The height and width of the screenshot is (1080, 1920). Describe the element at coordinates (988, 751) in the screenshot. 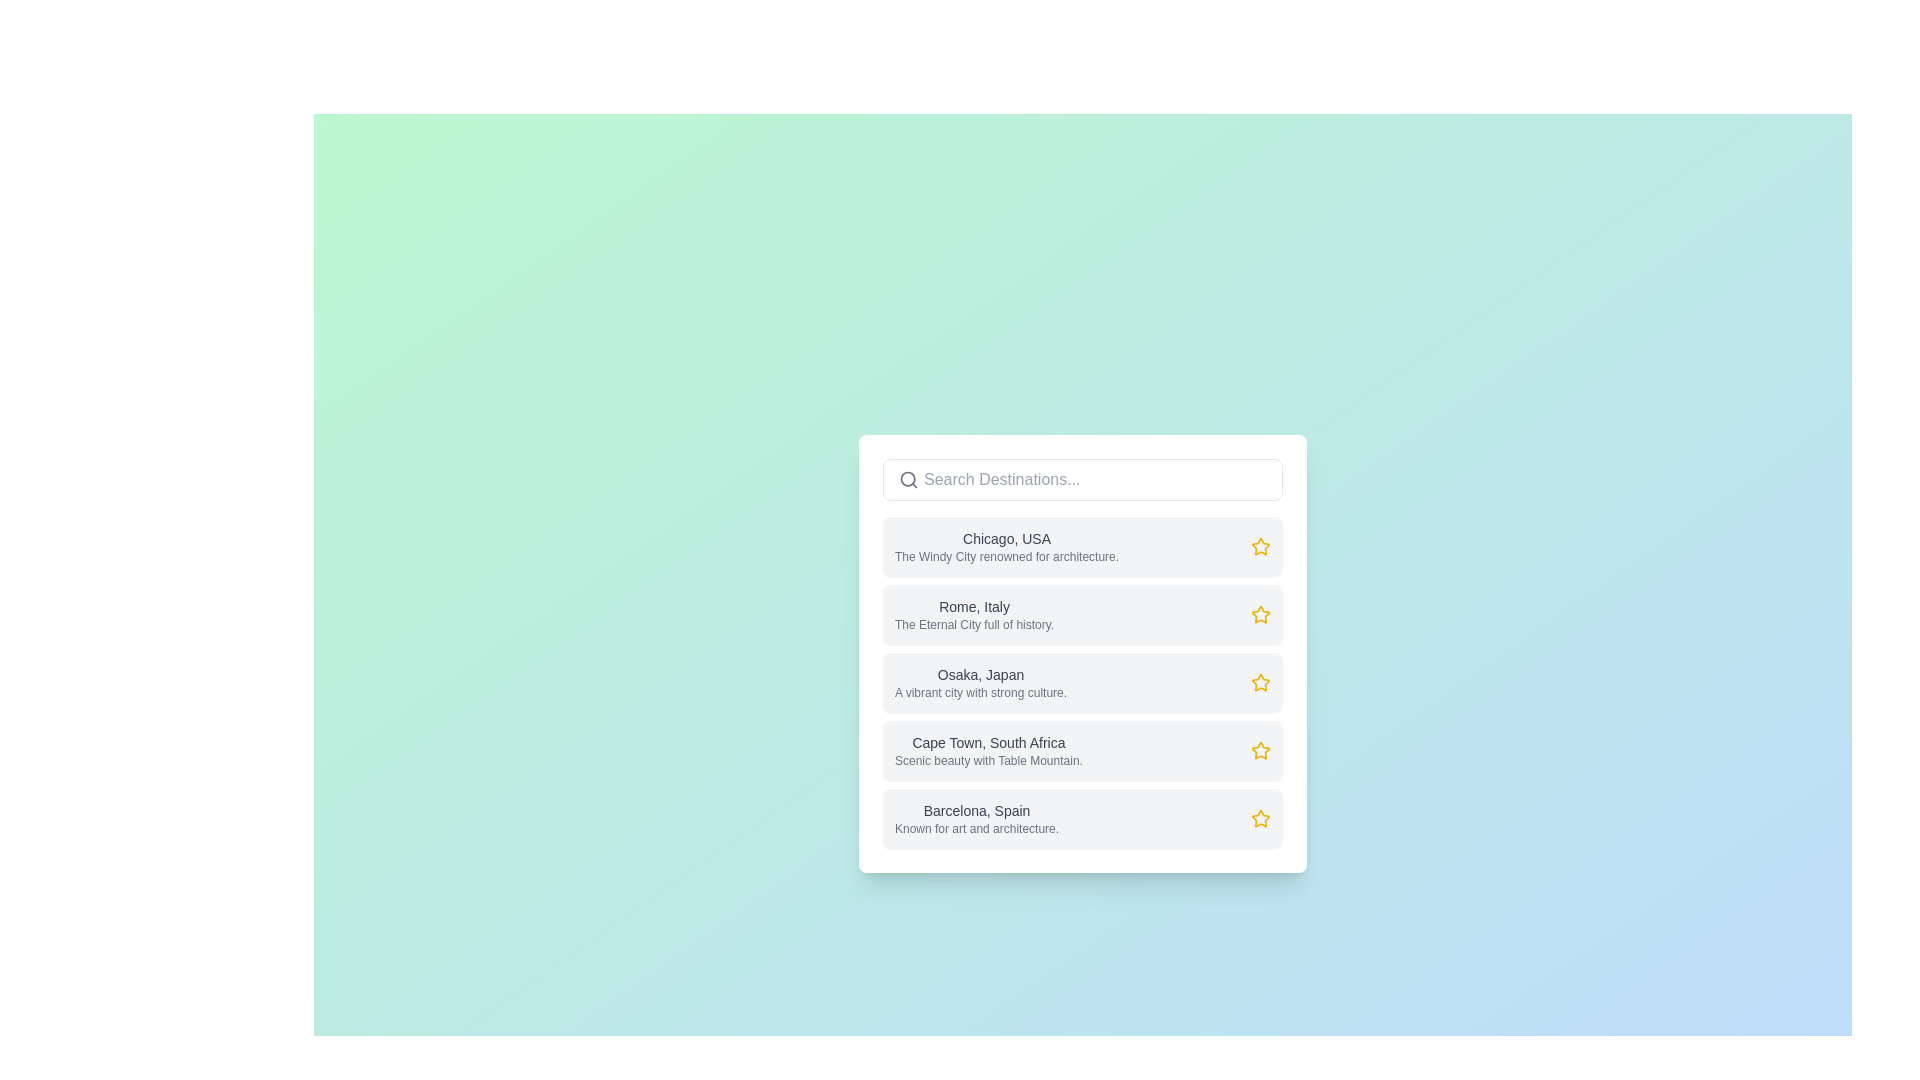

I see `the textual content area displaying information about the destination 'Cape Town, South Africa', which is the fourth item in the vertical list of destinations` at that location.